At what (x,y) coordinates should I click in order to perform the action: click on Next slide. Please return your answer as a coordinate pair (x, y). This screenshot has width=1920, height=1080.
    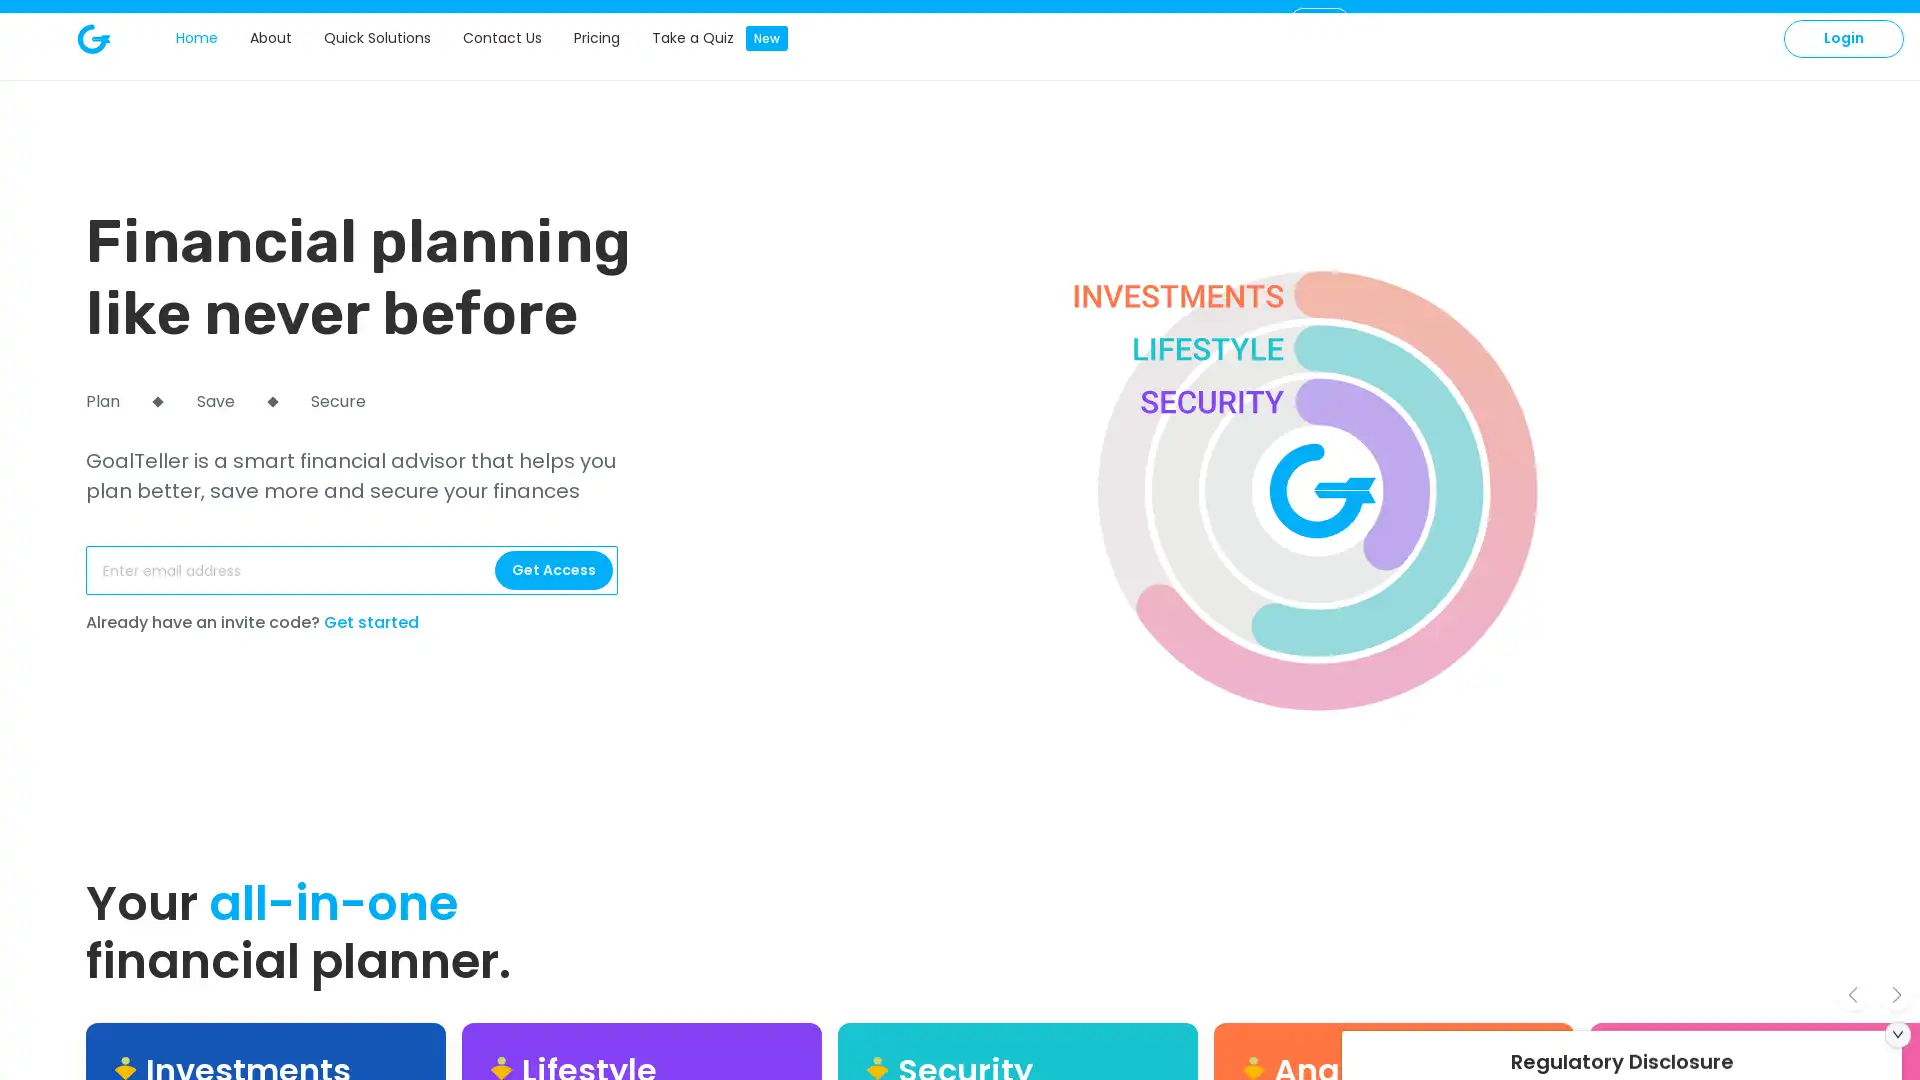
    Looking at the image, I should click on (1895, 994).